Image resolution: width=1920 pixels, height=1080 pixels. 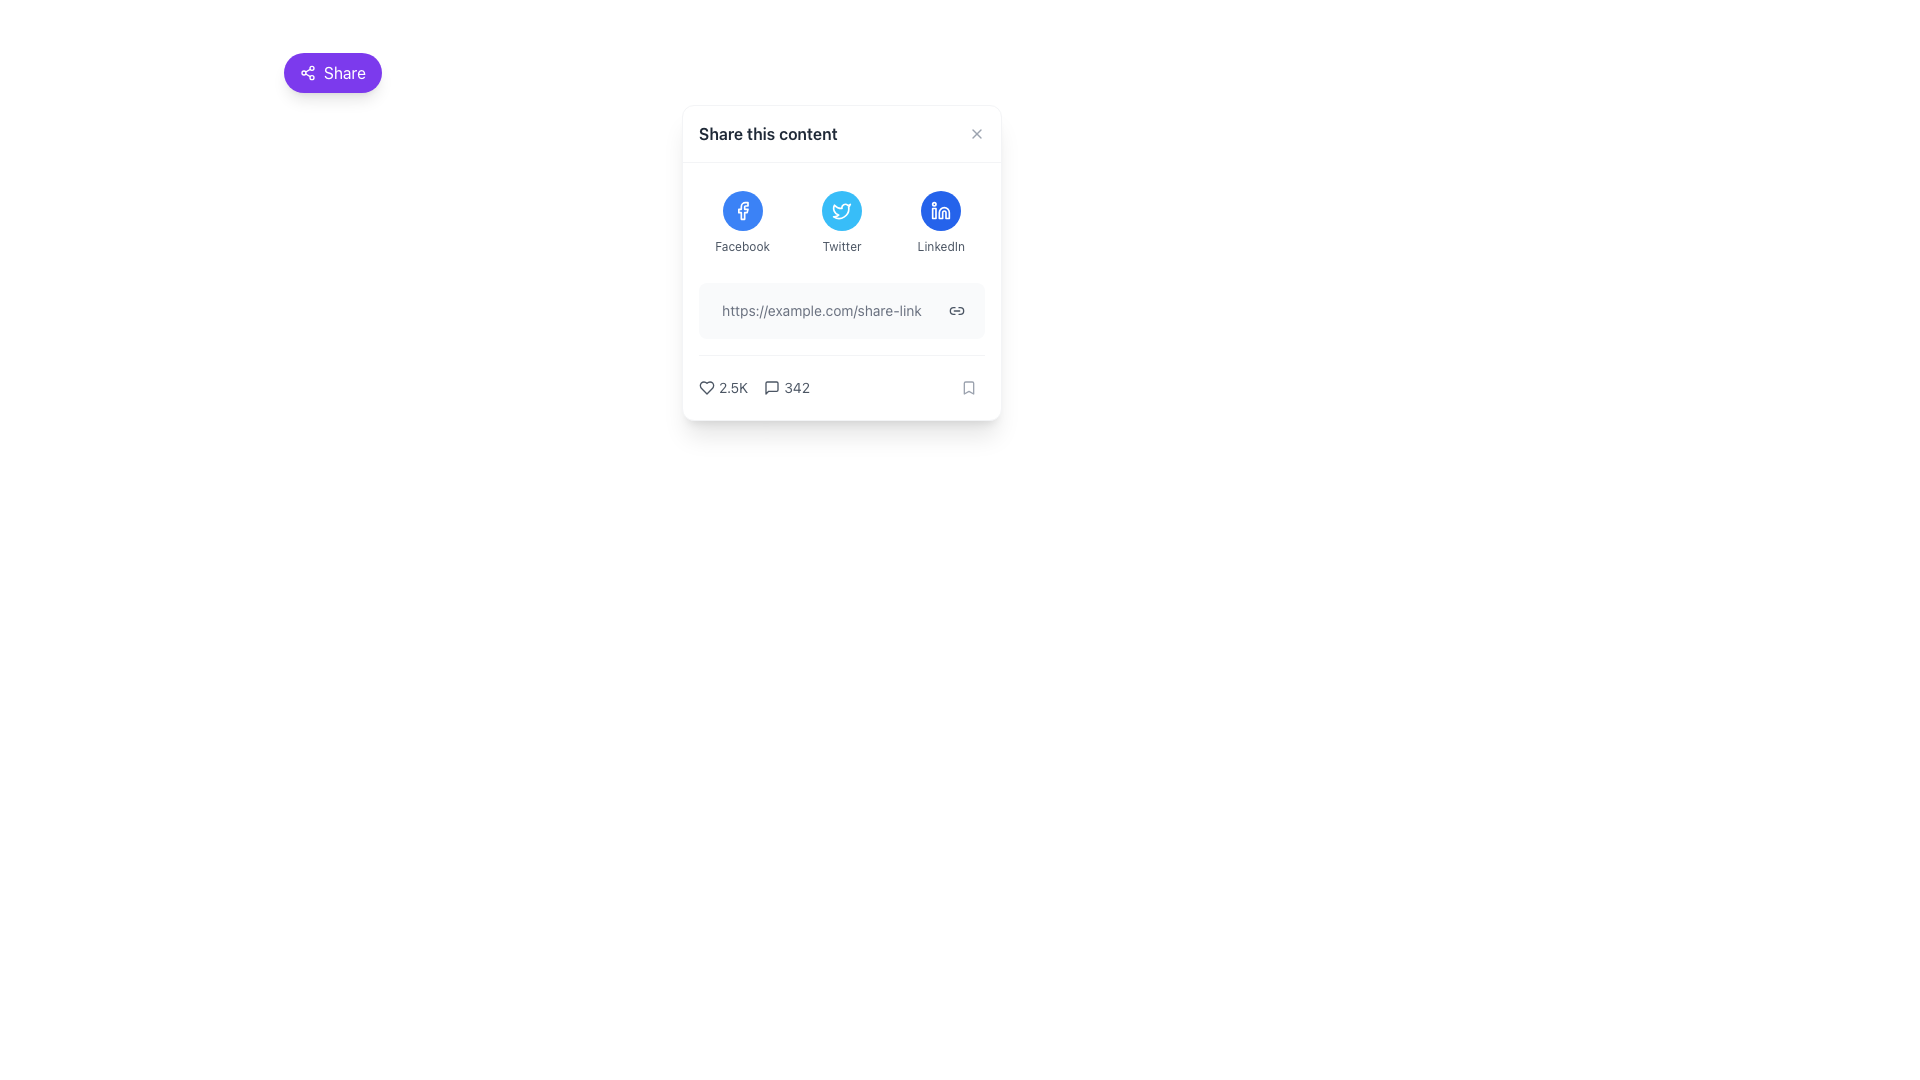 What do you see at coordinates (741, 211) in the screenshot?
I see `the Facebook sharing icon located at the top-left of the sharing options section` at bounding box center [741, 211].